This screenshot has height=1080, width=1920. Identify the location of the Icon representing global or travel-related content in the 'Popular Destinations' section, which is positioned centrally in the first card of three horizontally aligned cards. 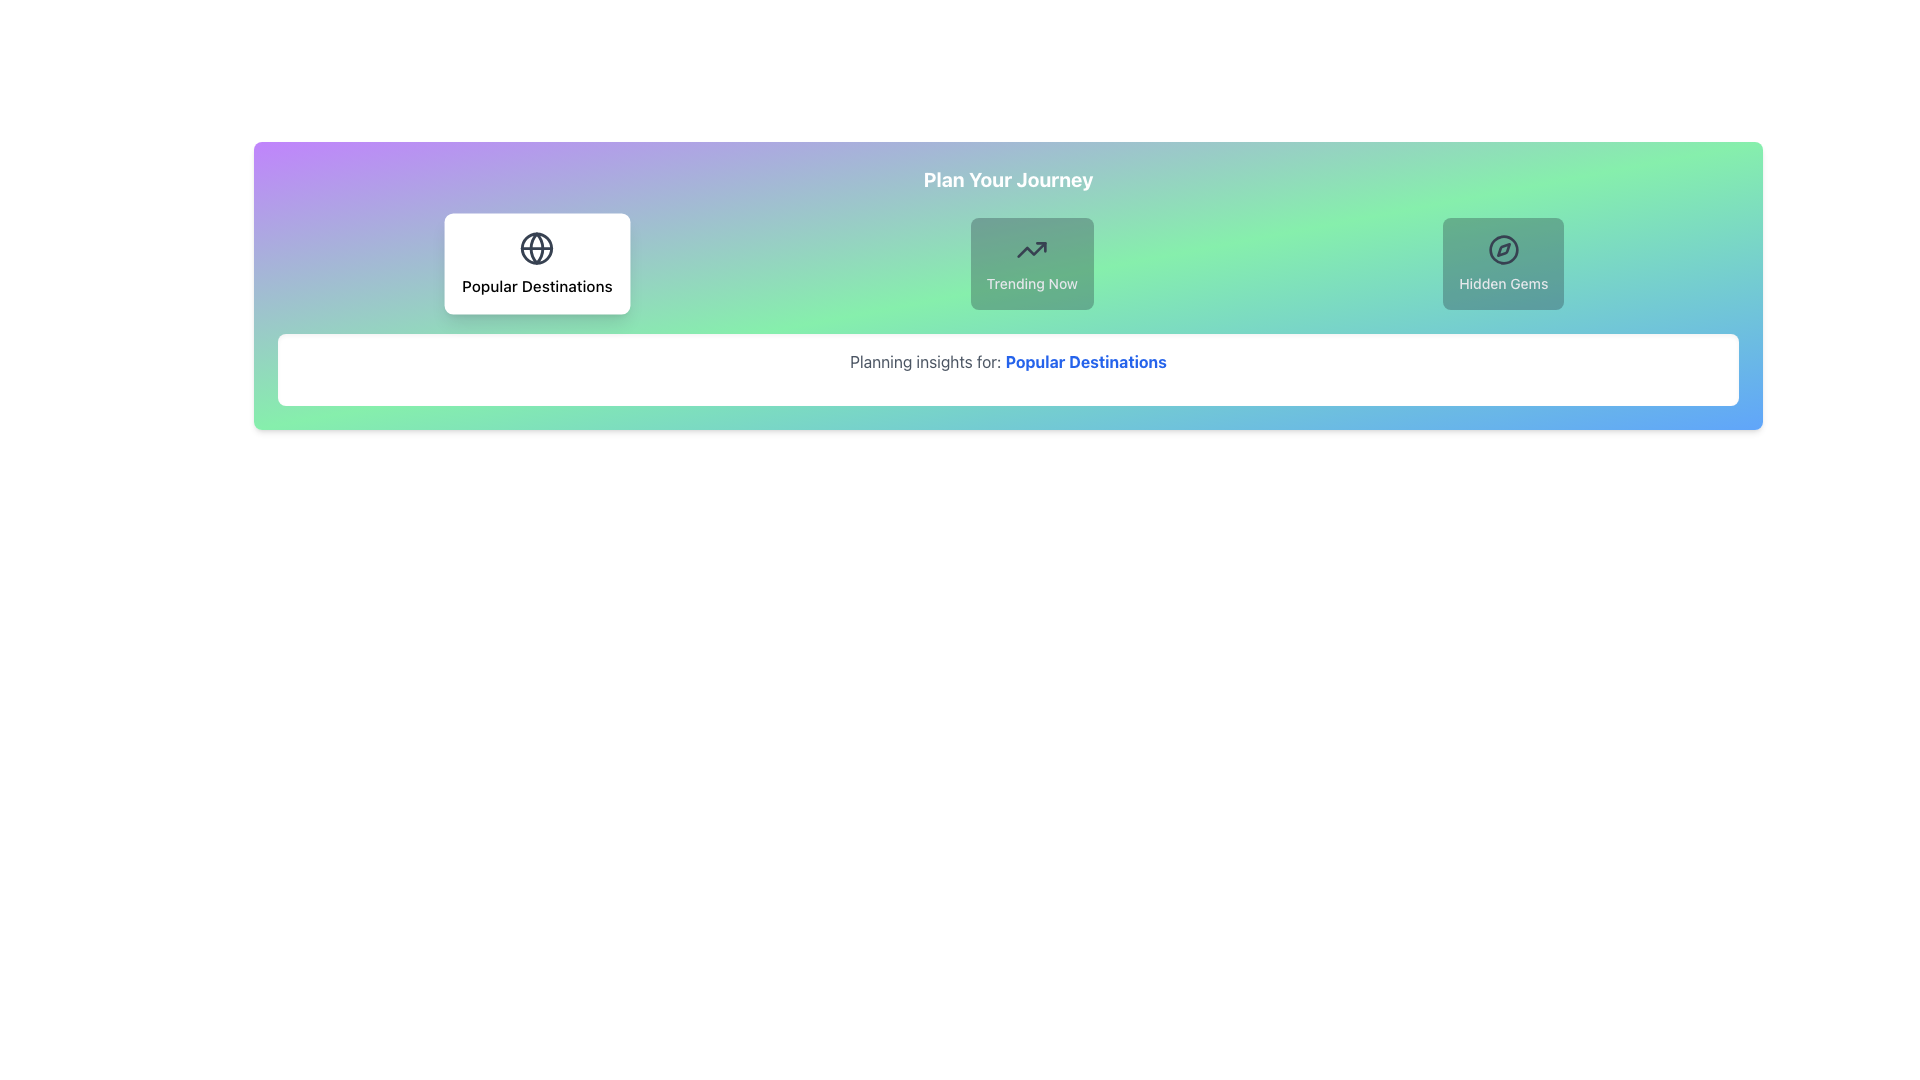
(537, 247).